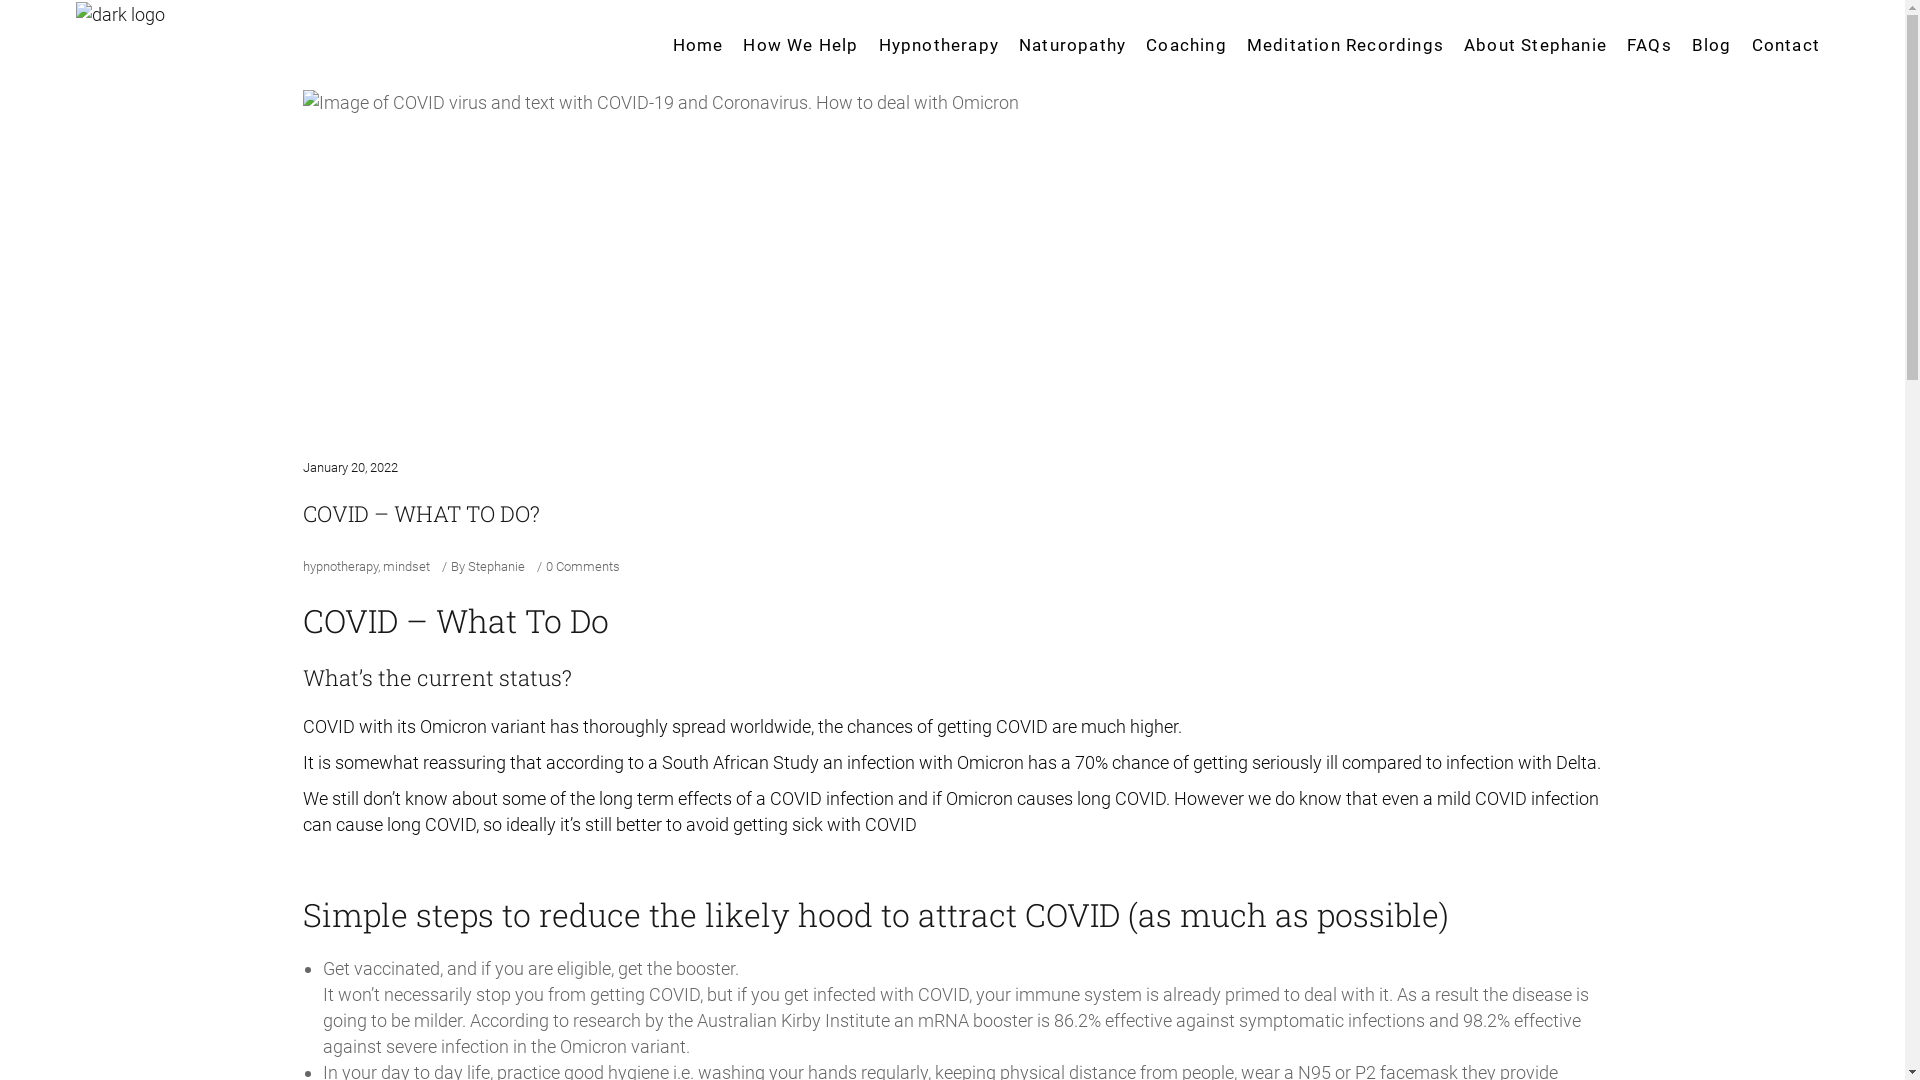 The height and width of the screenshot is (1080, 1920). Describe the element at coordinates (1711, 45) in the screenshot. I see `'Blog'` at that location.